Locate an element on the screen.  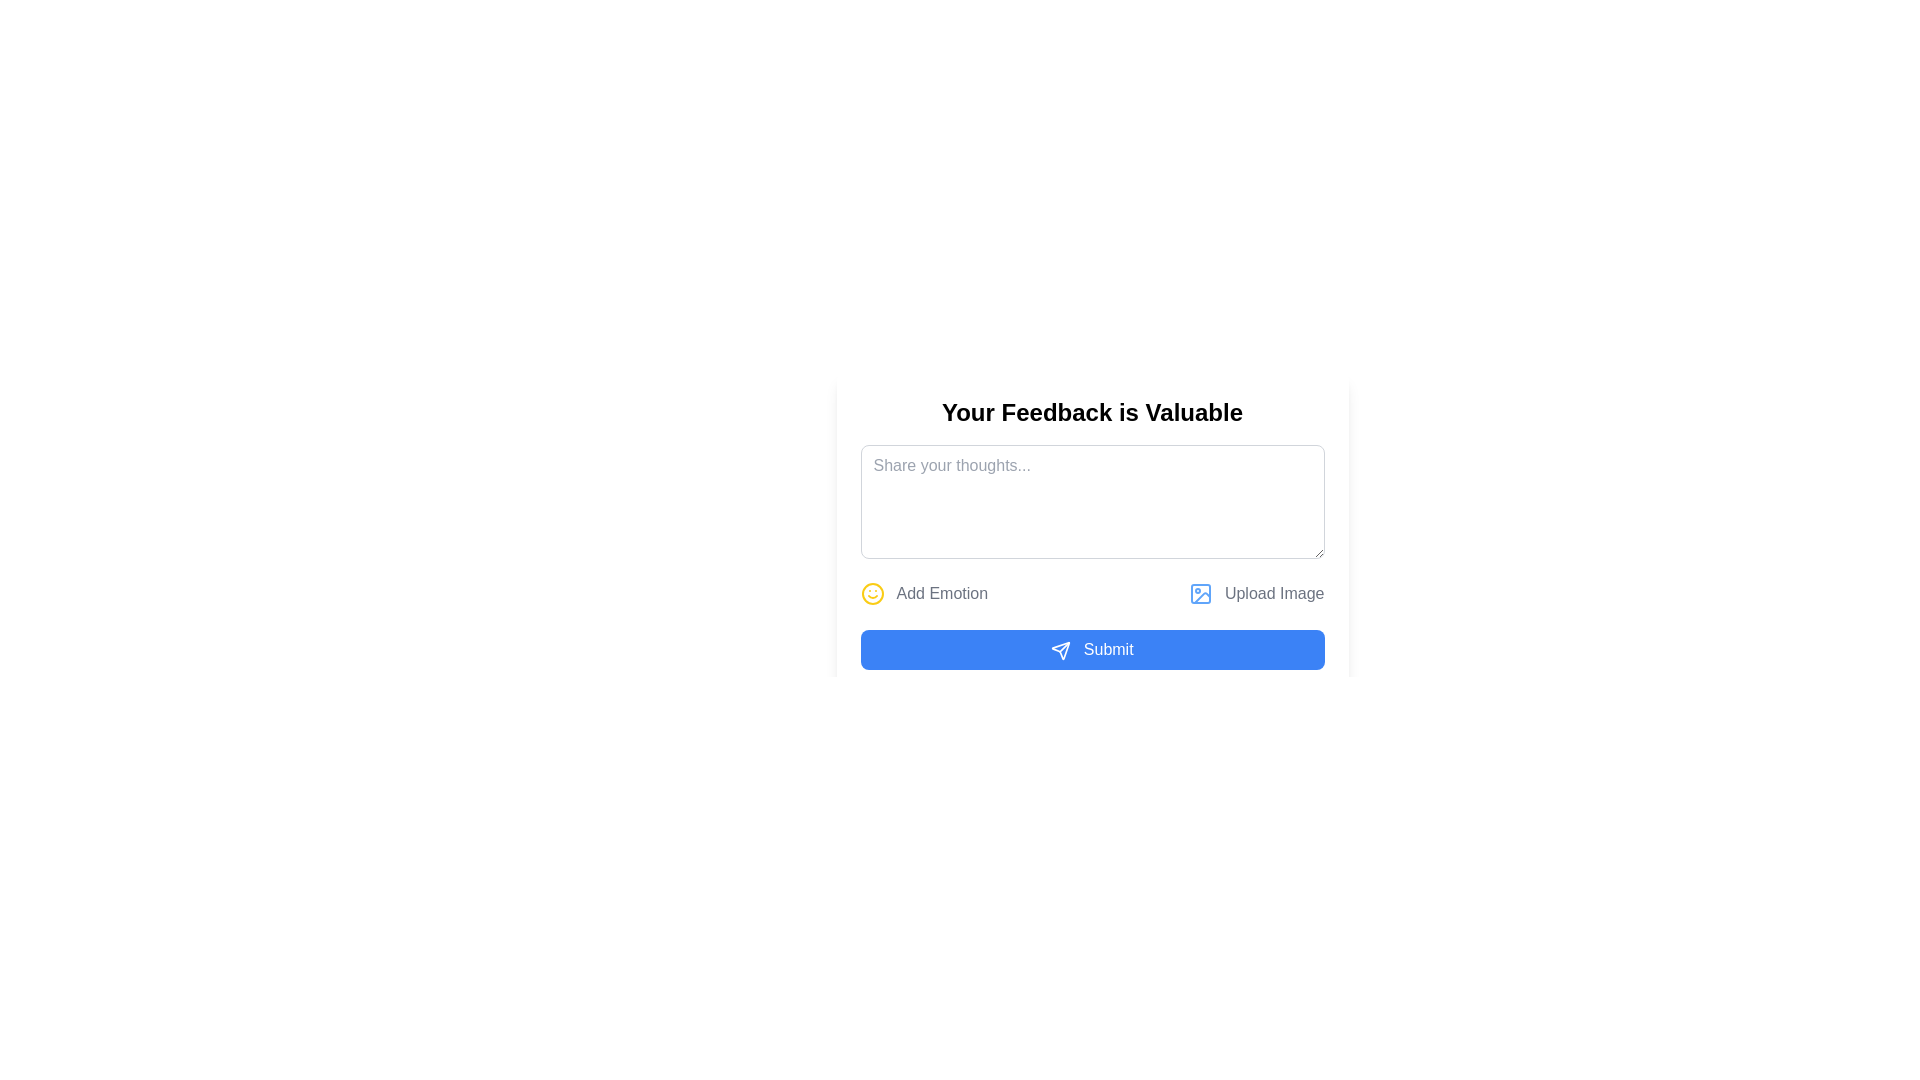
the blue icon button representing an image, located to the right of the 'Add Emotion' button, to upload an image is located at coordinates (1200, 593).